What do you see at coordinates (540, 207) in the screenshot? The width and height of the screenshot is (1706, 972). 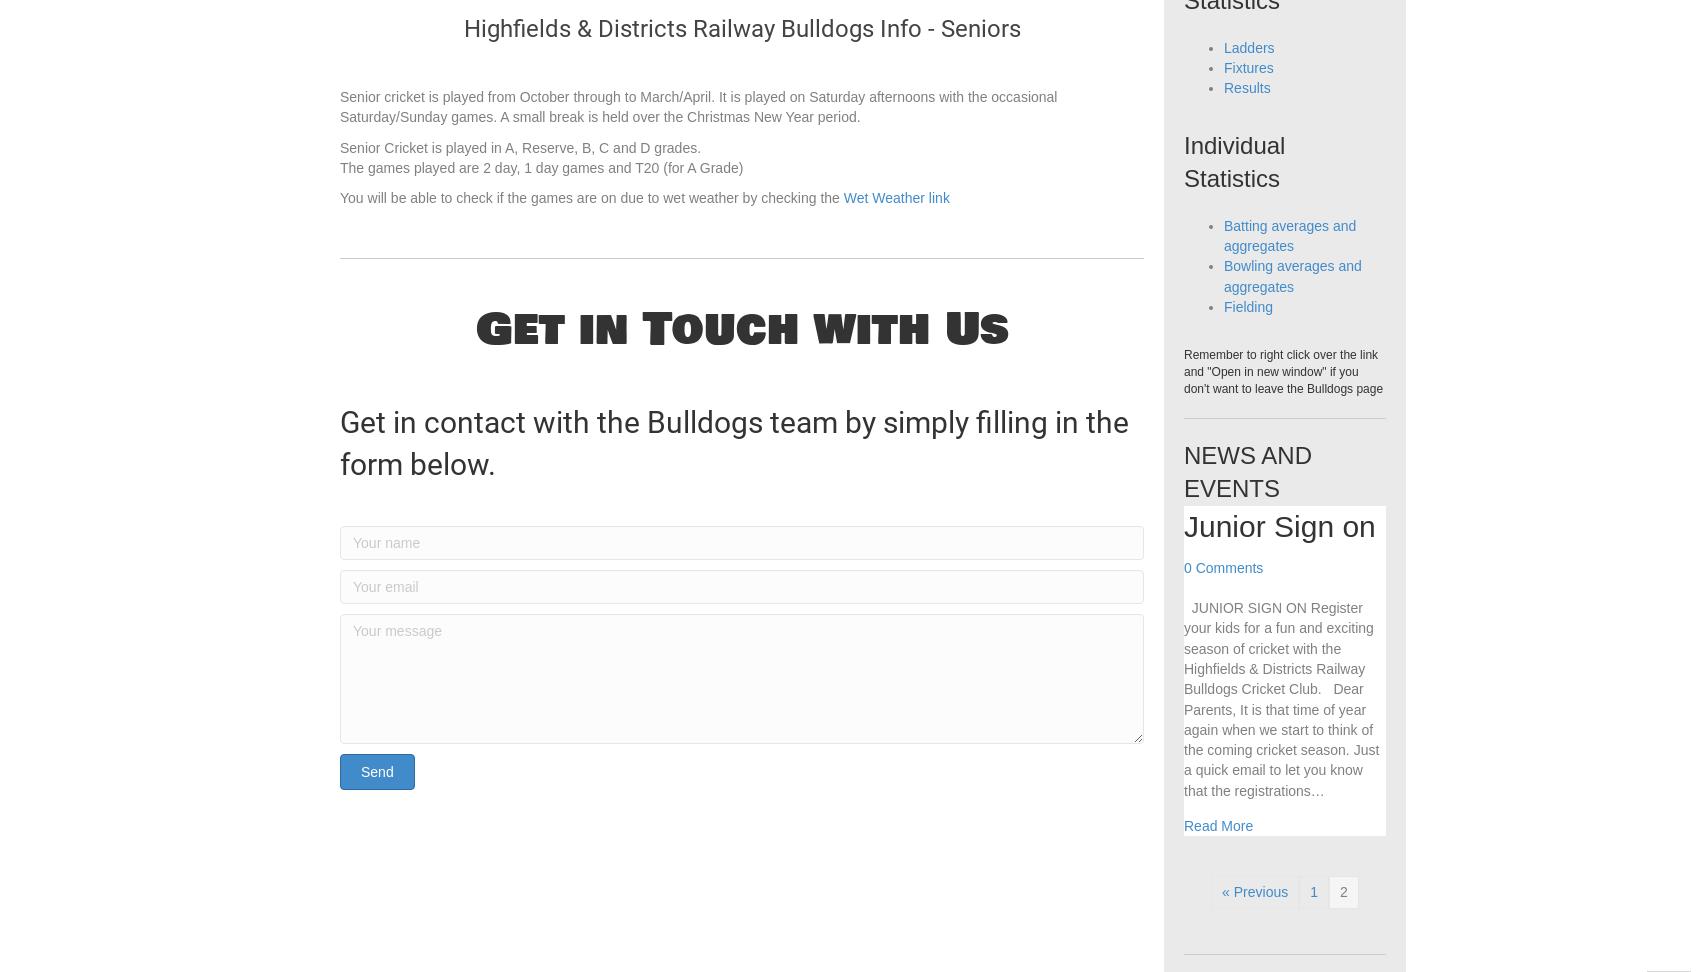 I see `'The games played are 2 day, 1 day games and T20 (for A Grade)'` at bounding box center [540, 207].